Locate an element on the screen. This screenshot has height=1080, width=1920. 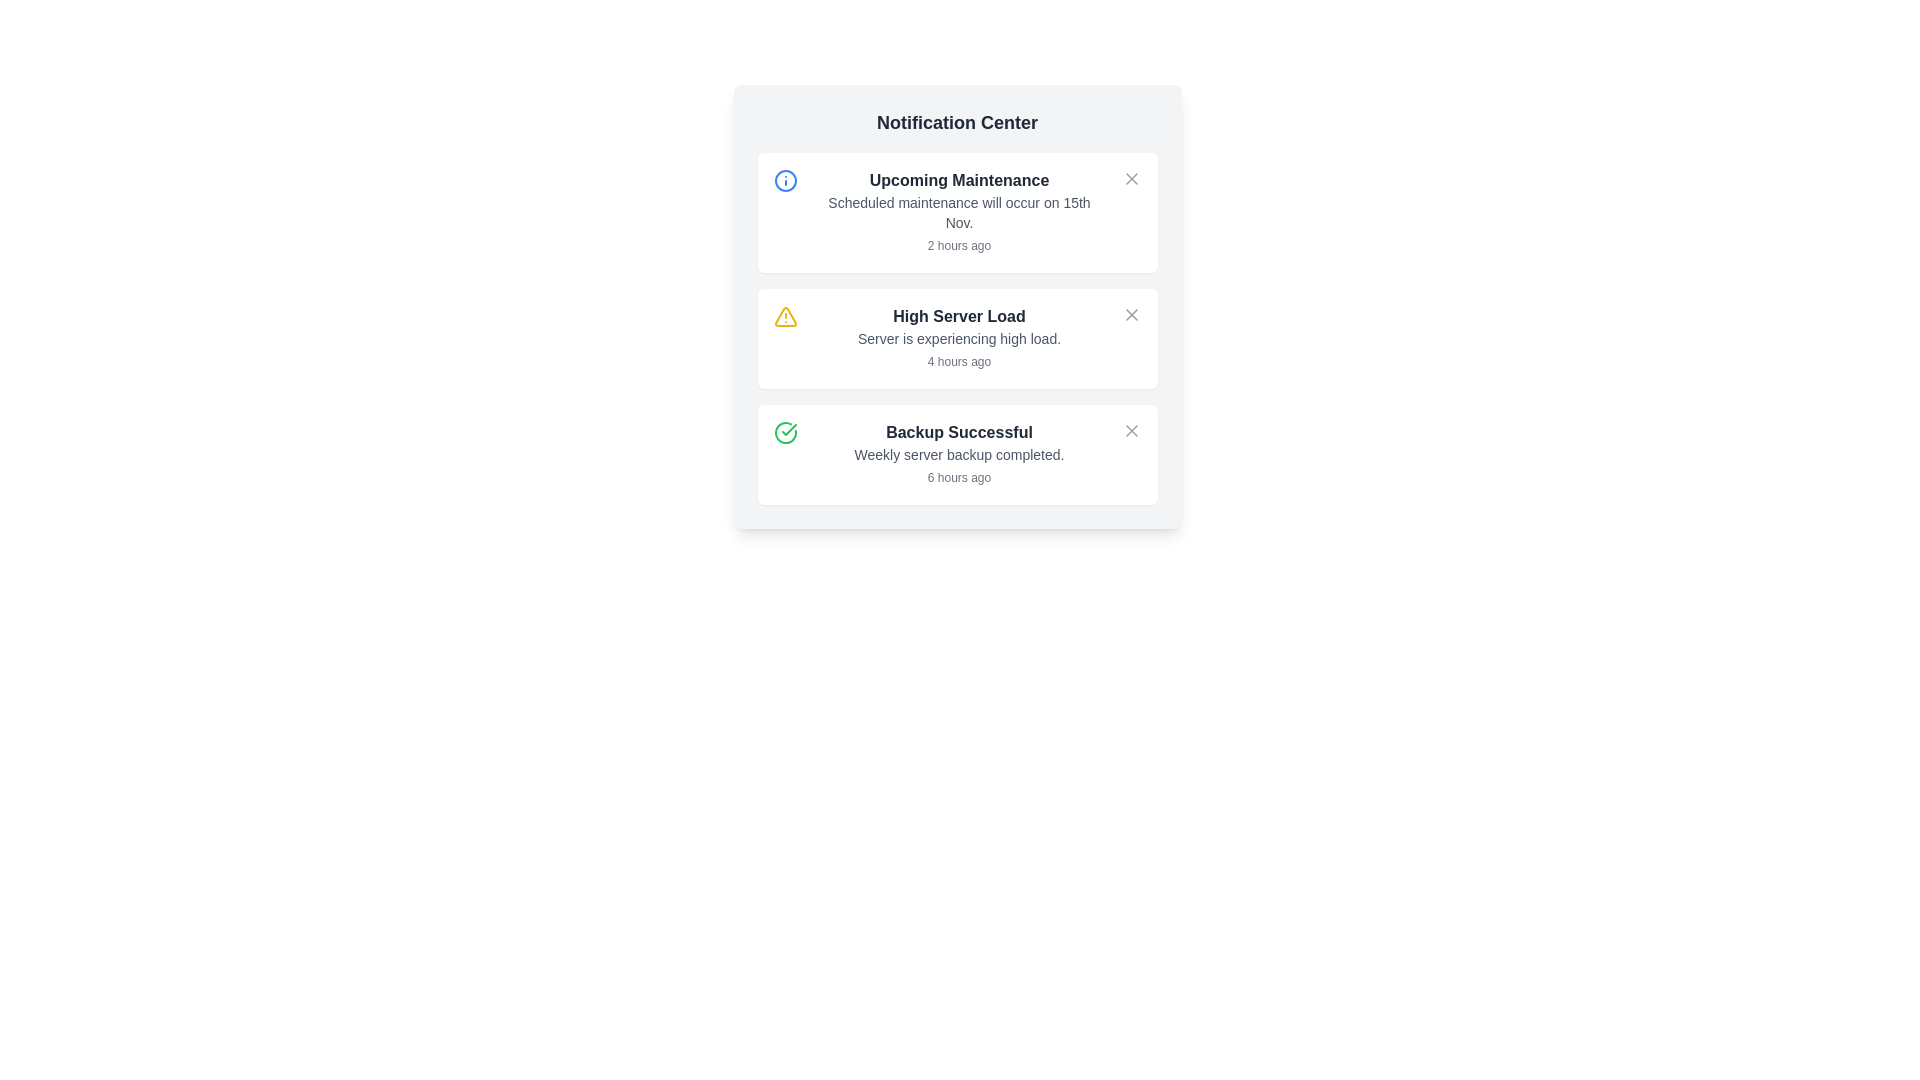
the small graphical cross mark icon within the middle notification card titled 'High Server Load', which is located on the far right of the card and vertically centered is located at coordinates (1131, 315).